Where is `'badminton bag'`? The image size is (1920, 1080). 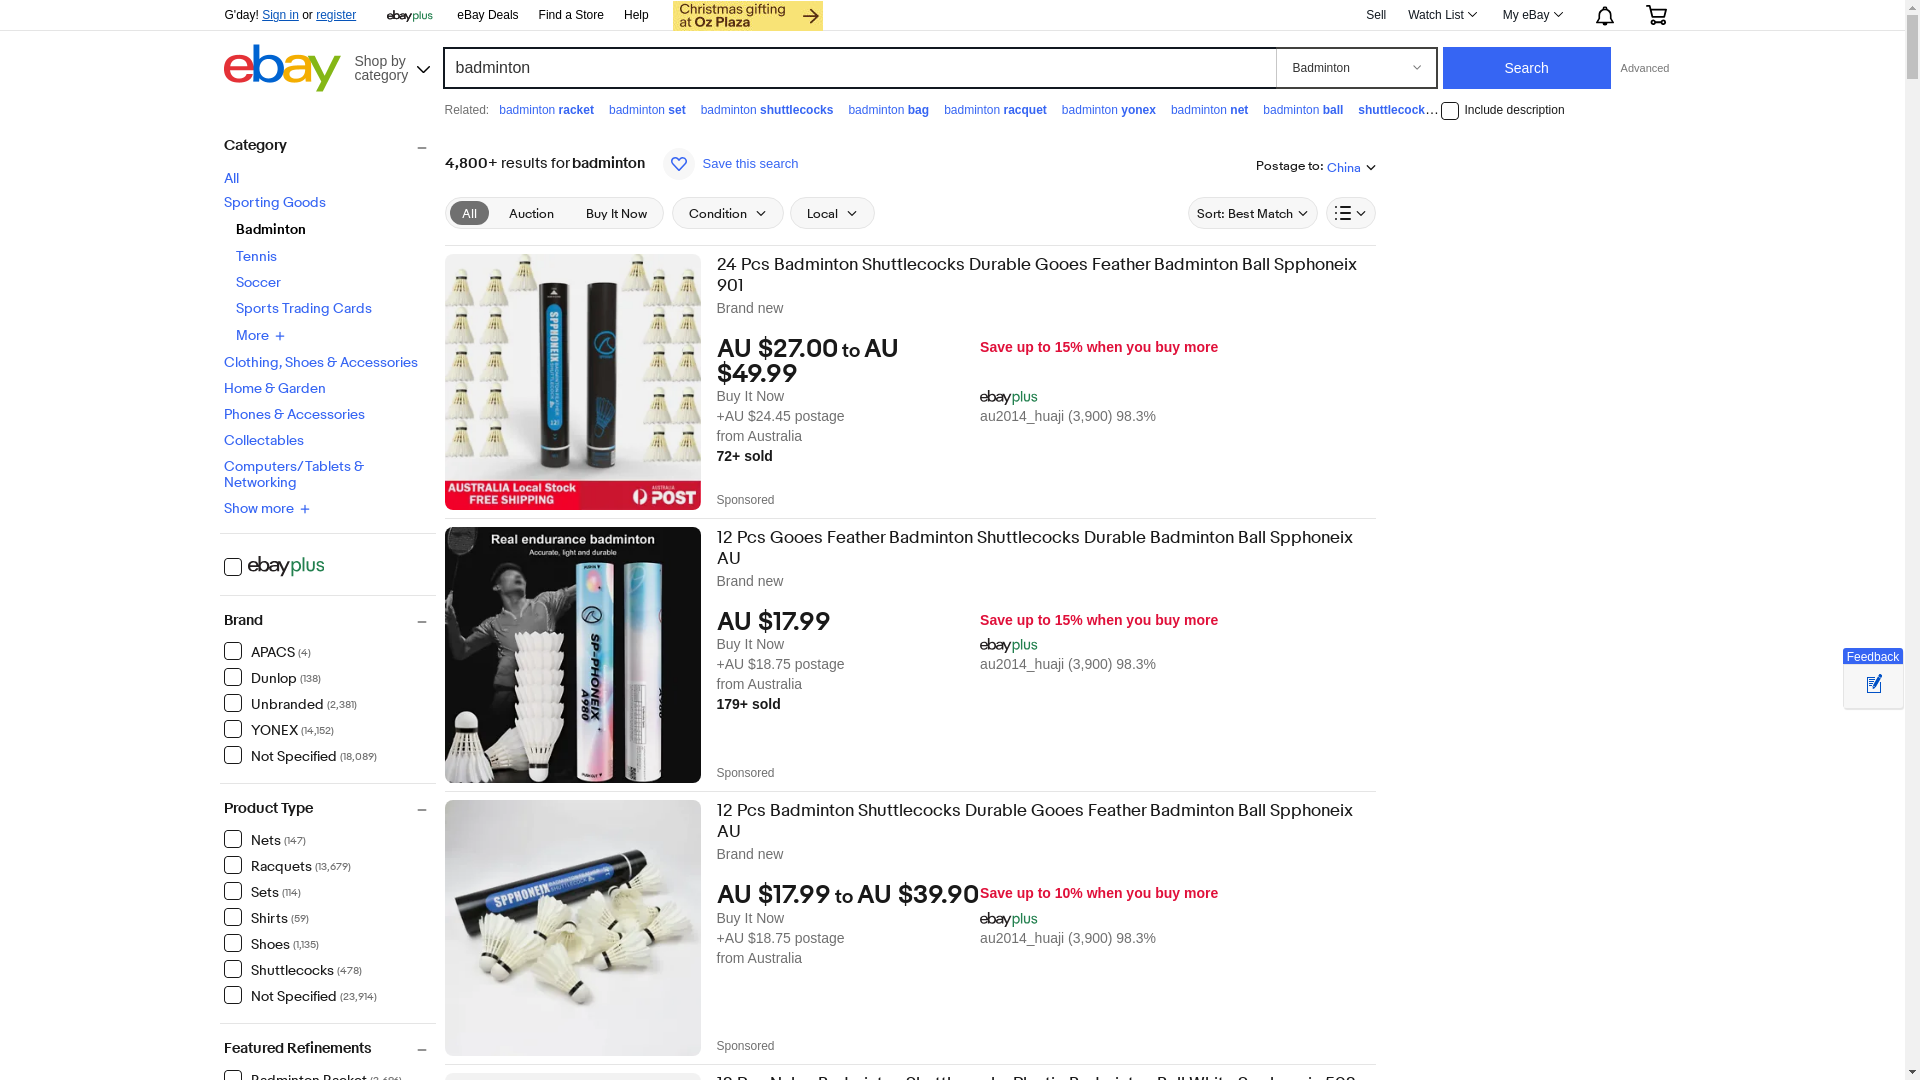
'badminton bag' is located at coordinates (887, 110).